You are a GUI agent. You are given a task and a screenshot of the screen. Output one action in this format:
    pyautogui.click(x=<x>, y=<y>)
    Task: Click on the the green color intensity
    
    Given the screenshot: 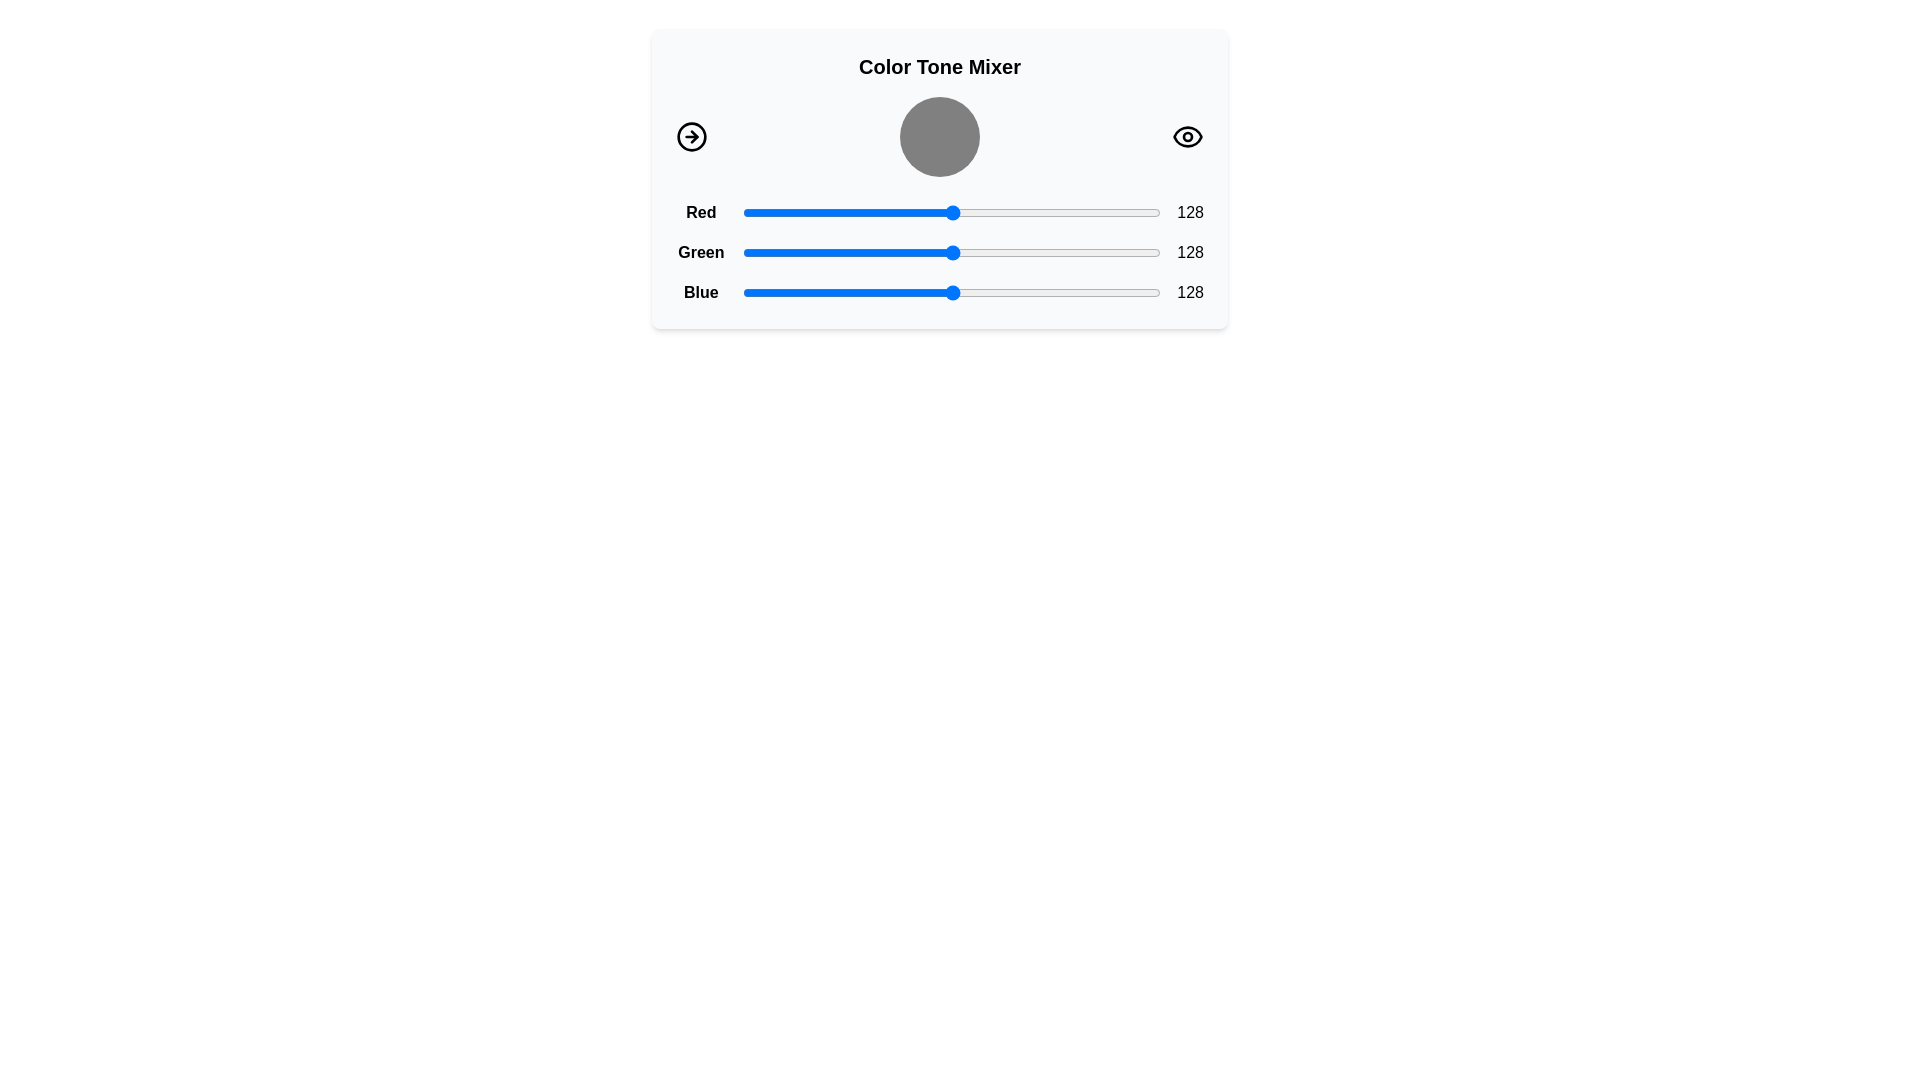 What is the action you would take?
    pyautogui.click(x=758, y=252)
    